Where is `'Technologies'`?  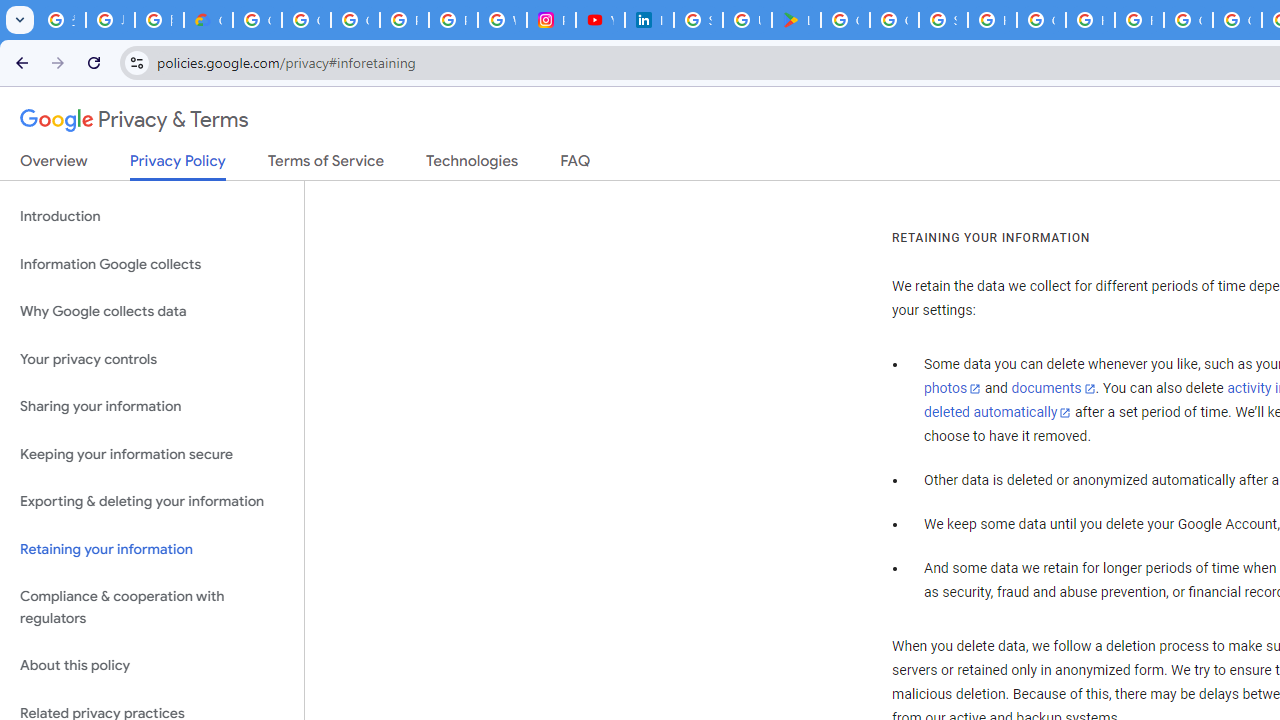
'Technologies' is located at coordinates (471, 164).